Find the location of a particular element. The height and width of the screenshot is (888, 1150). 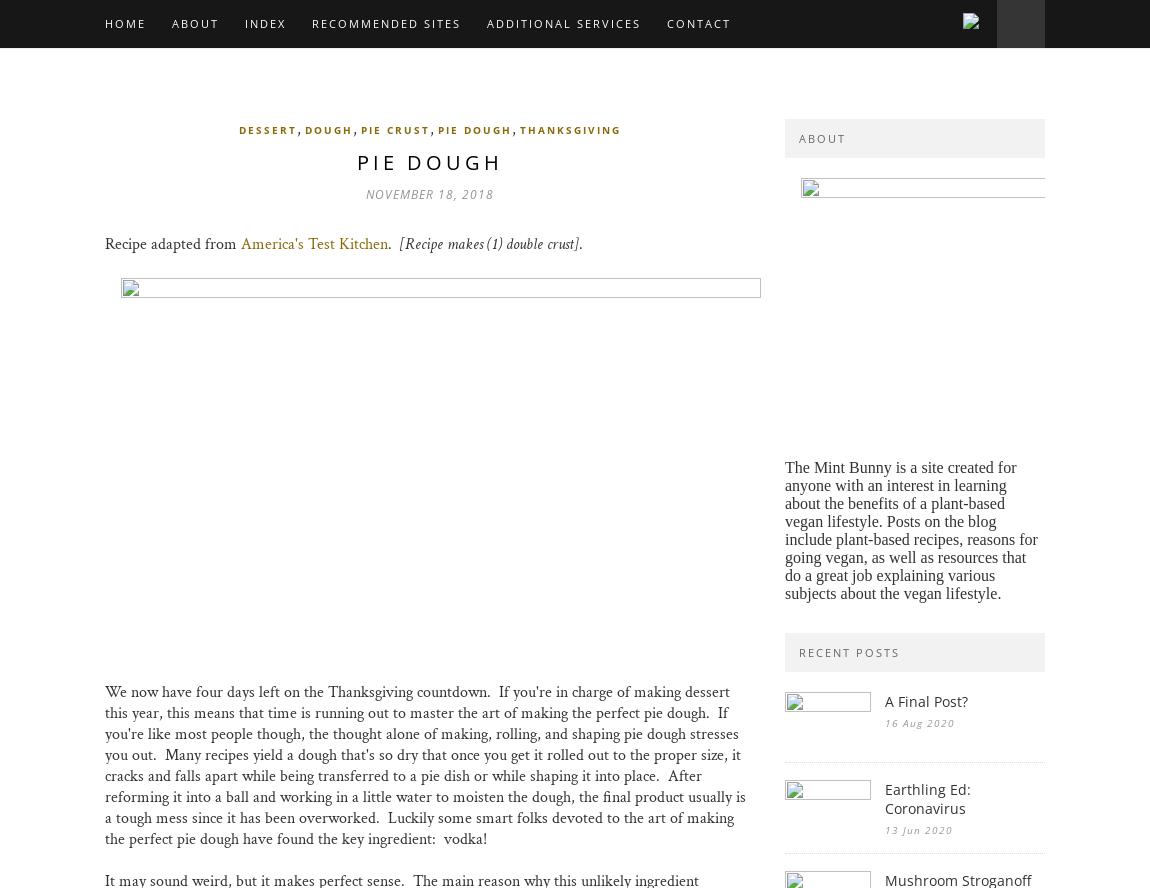

'[Recipe makes (1) double crust]' is located at coordinates (399, 244).